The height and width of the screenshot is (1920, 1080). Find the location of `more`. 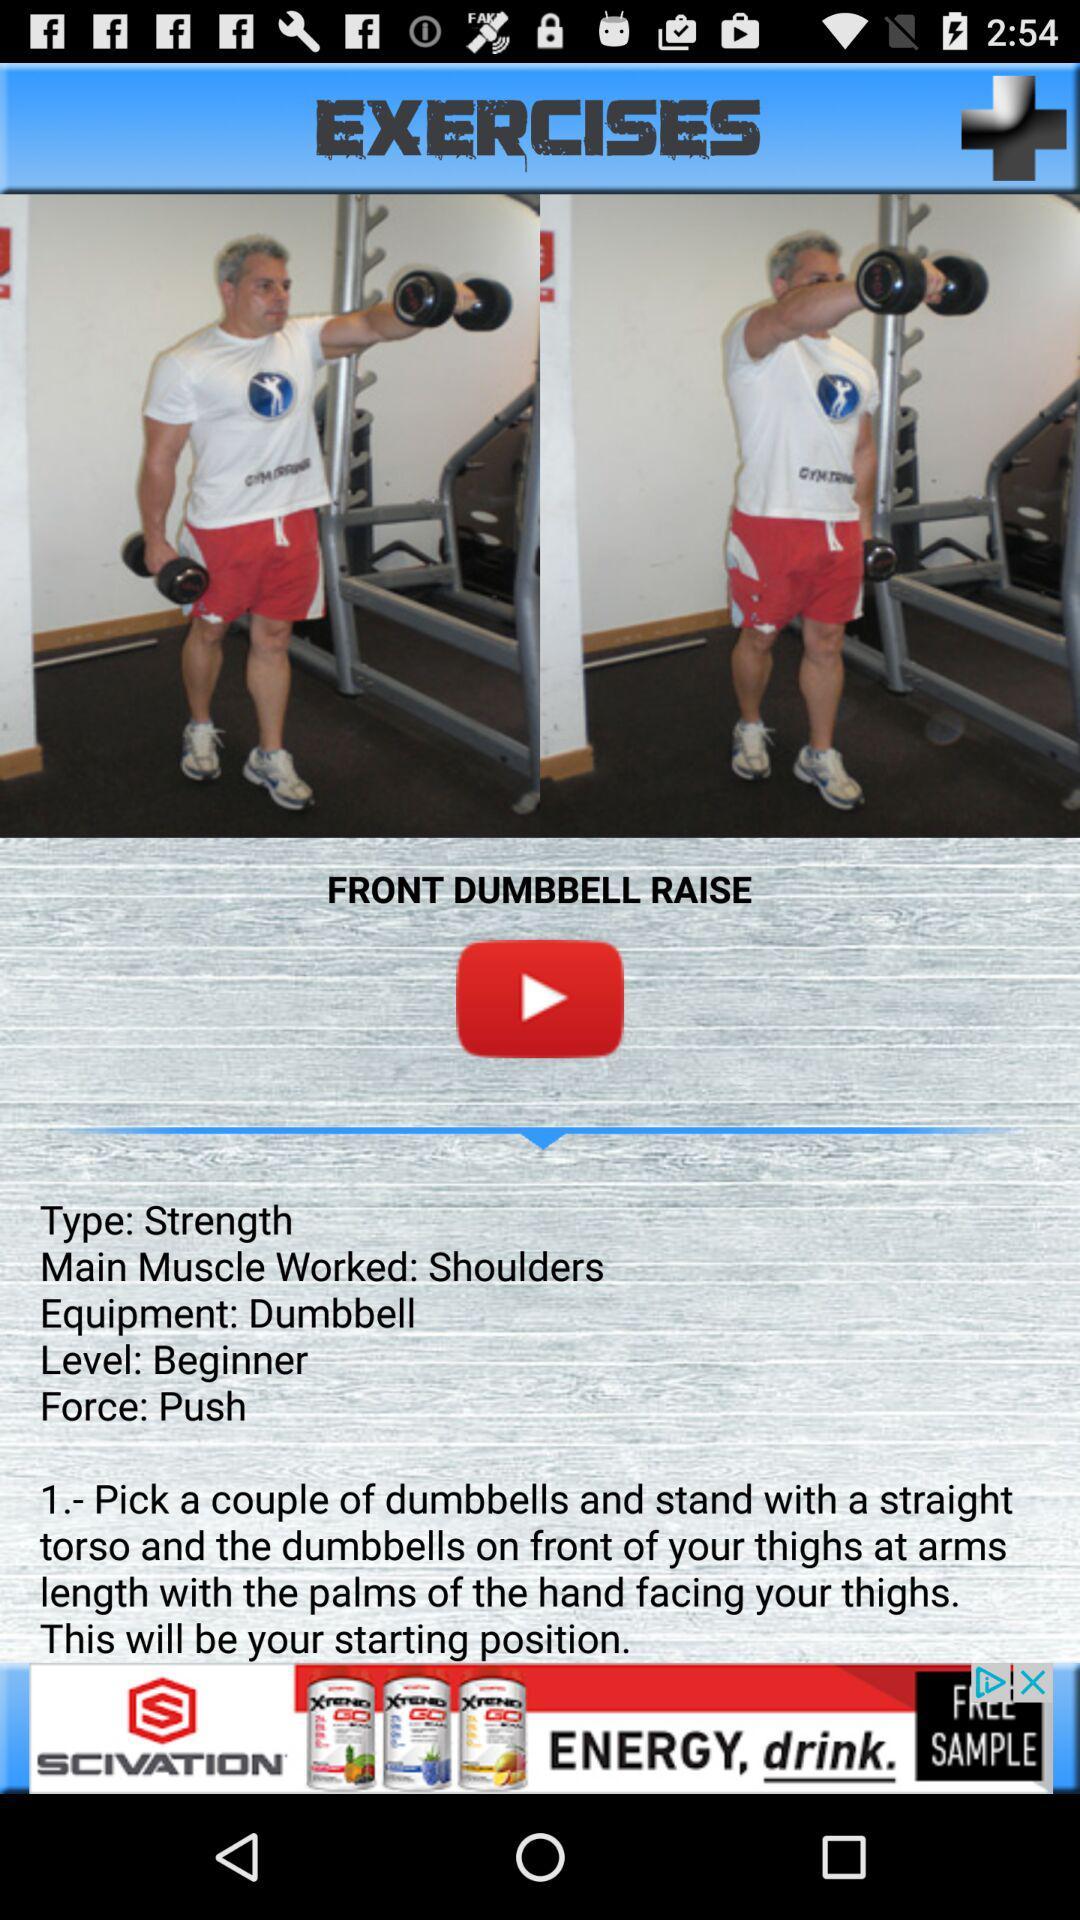

more is located at coordinates (1014, 127).